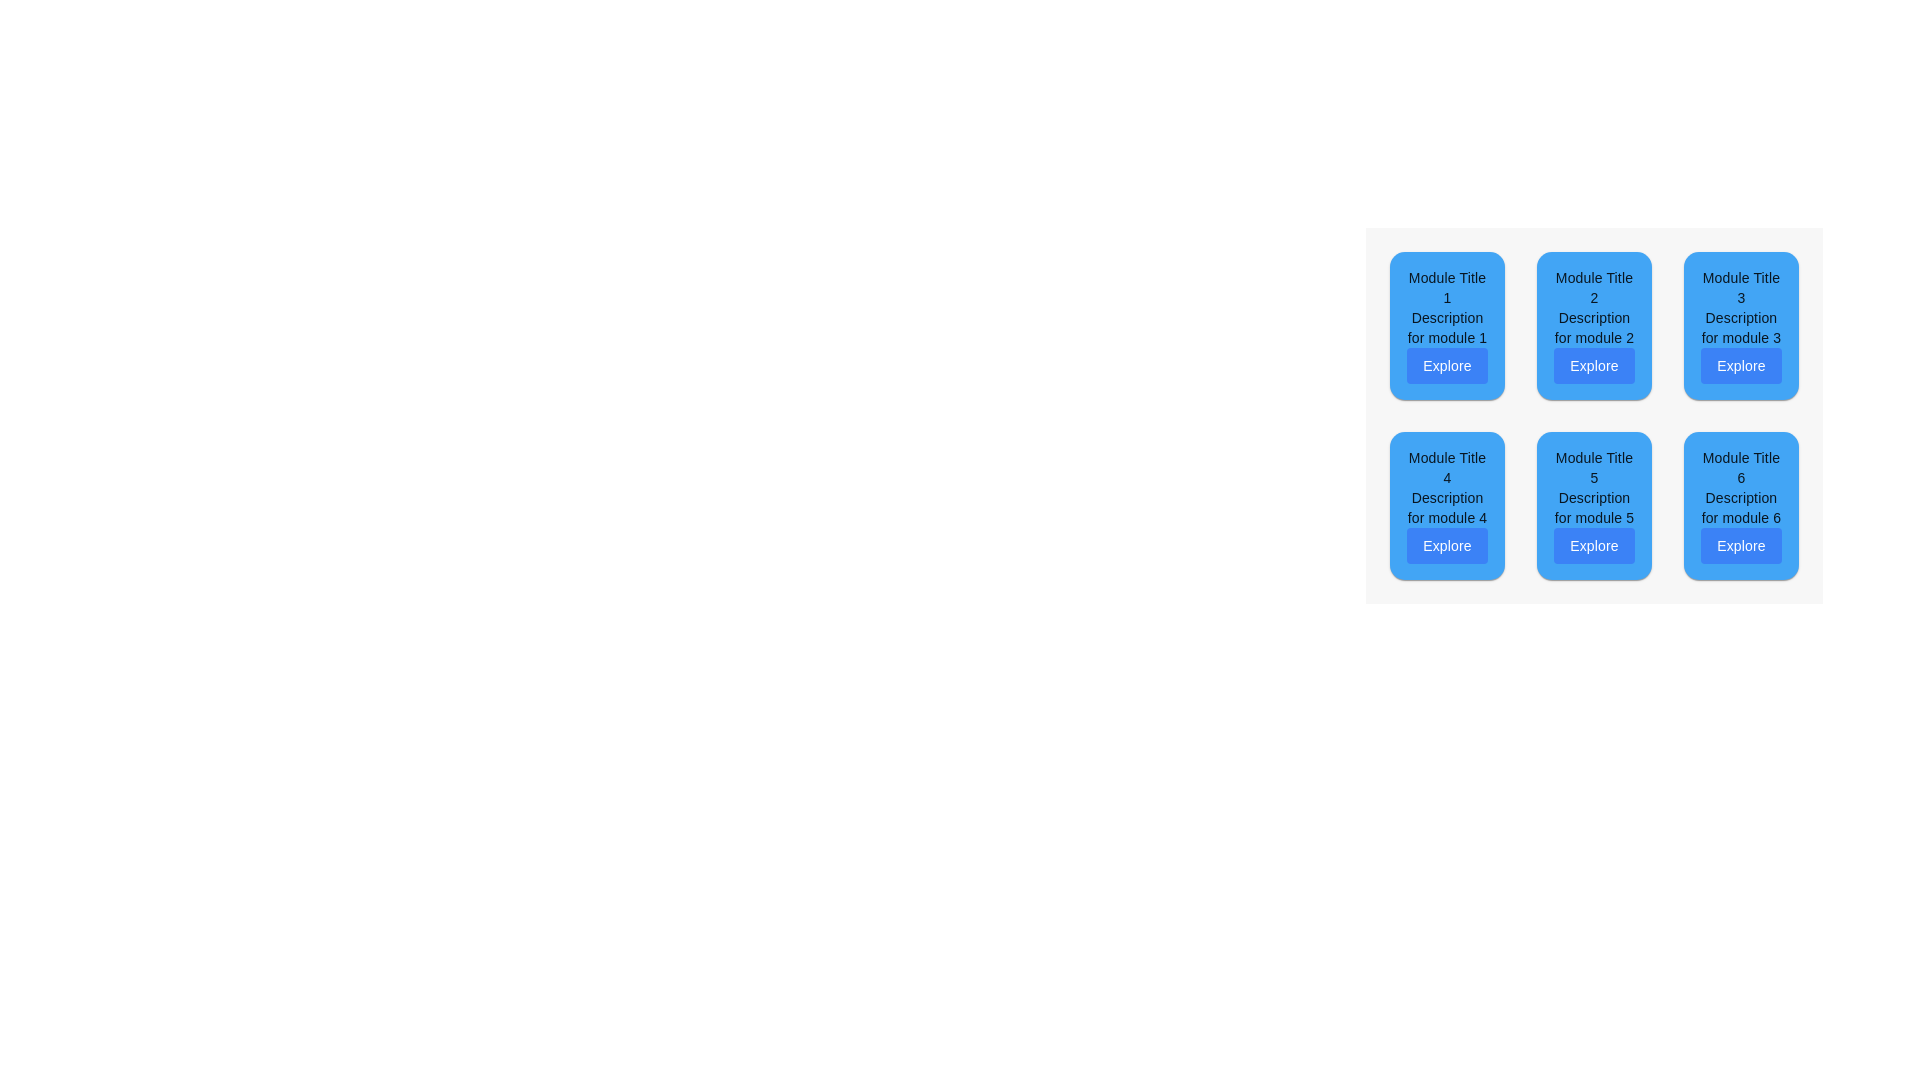  I want to click on the 'Explore' button on the blue card component titled 'Module Title 6', located in the bottom-right corner of the grid layout, so click(1724, 490).